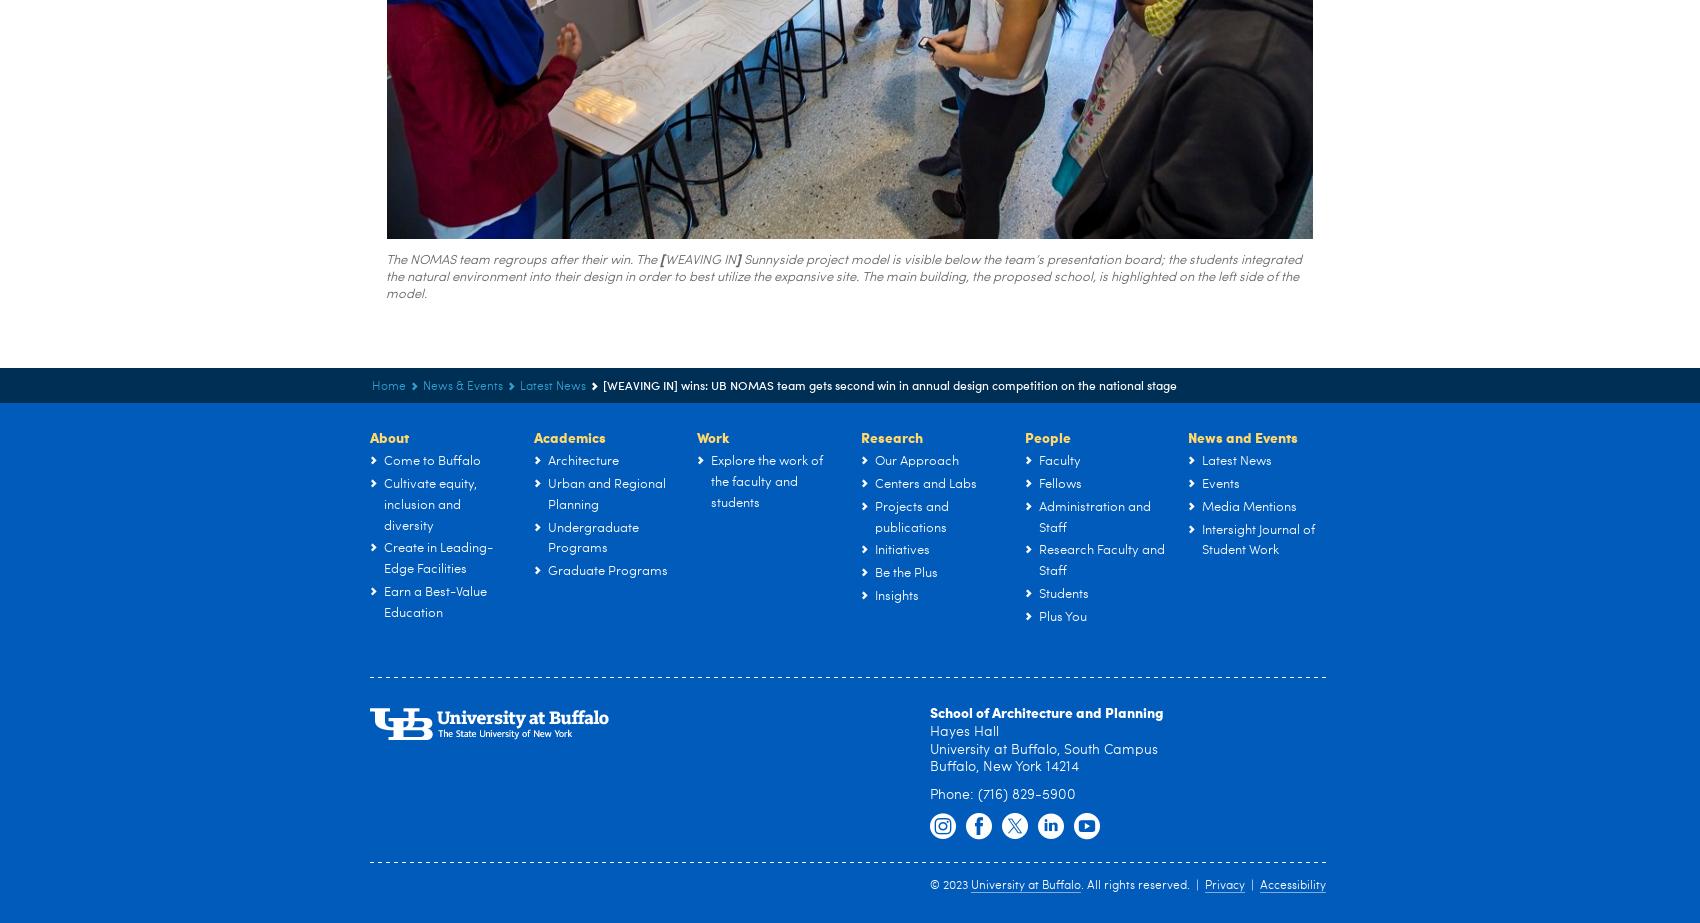 Image resolution: width=1700 pixels, height=923 pixels. What do you see at coordinates (606, 492) in the screenshot?
I see `'Urban and Regional Planning'` at bounding box center [606, 492].